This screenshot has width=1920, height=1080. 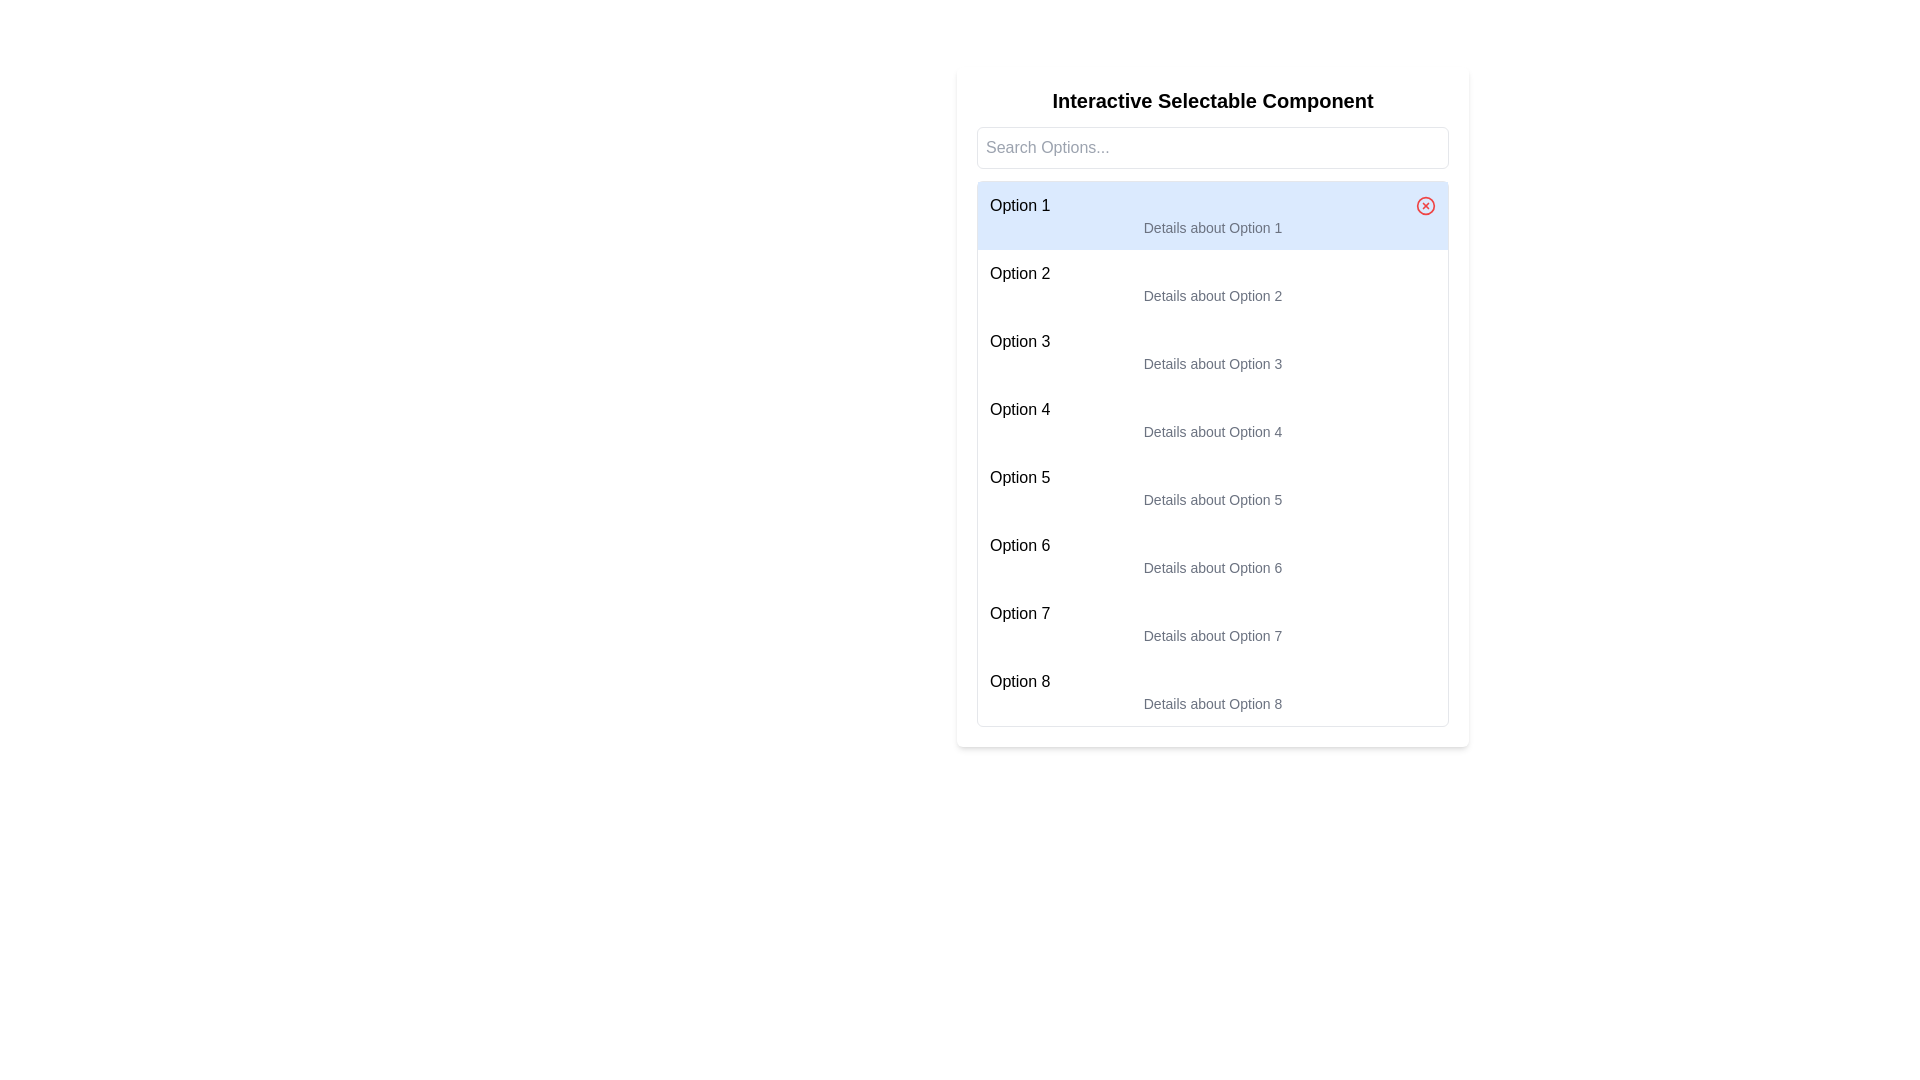 I want to click on the Circular button with an 'X' icon, so click(x=1424, y=205).